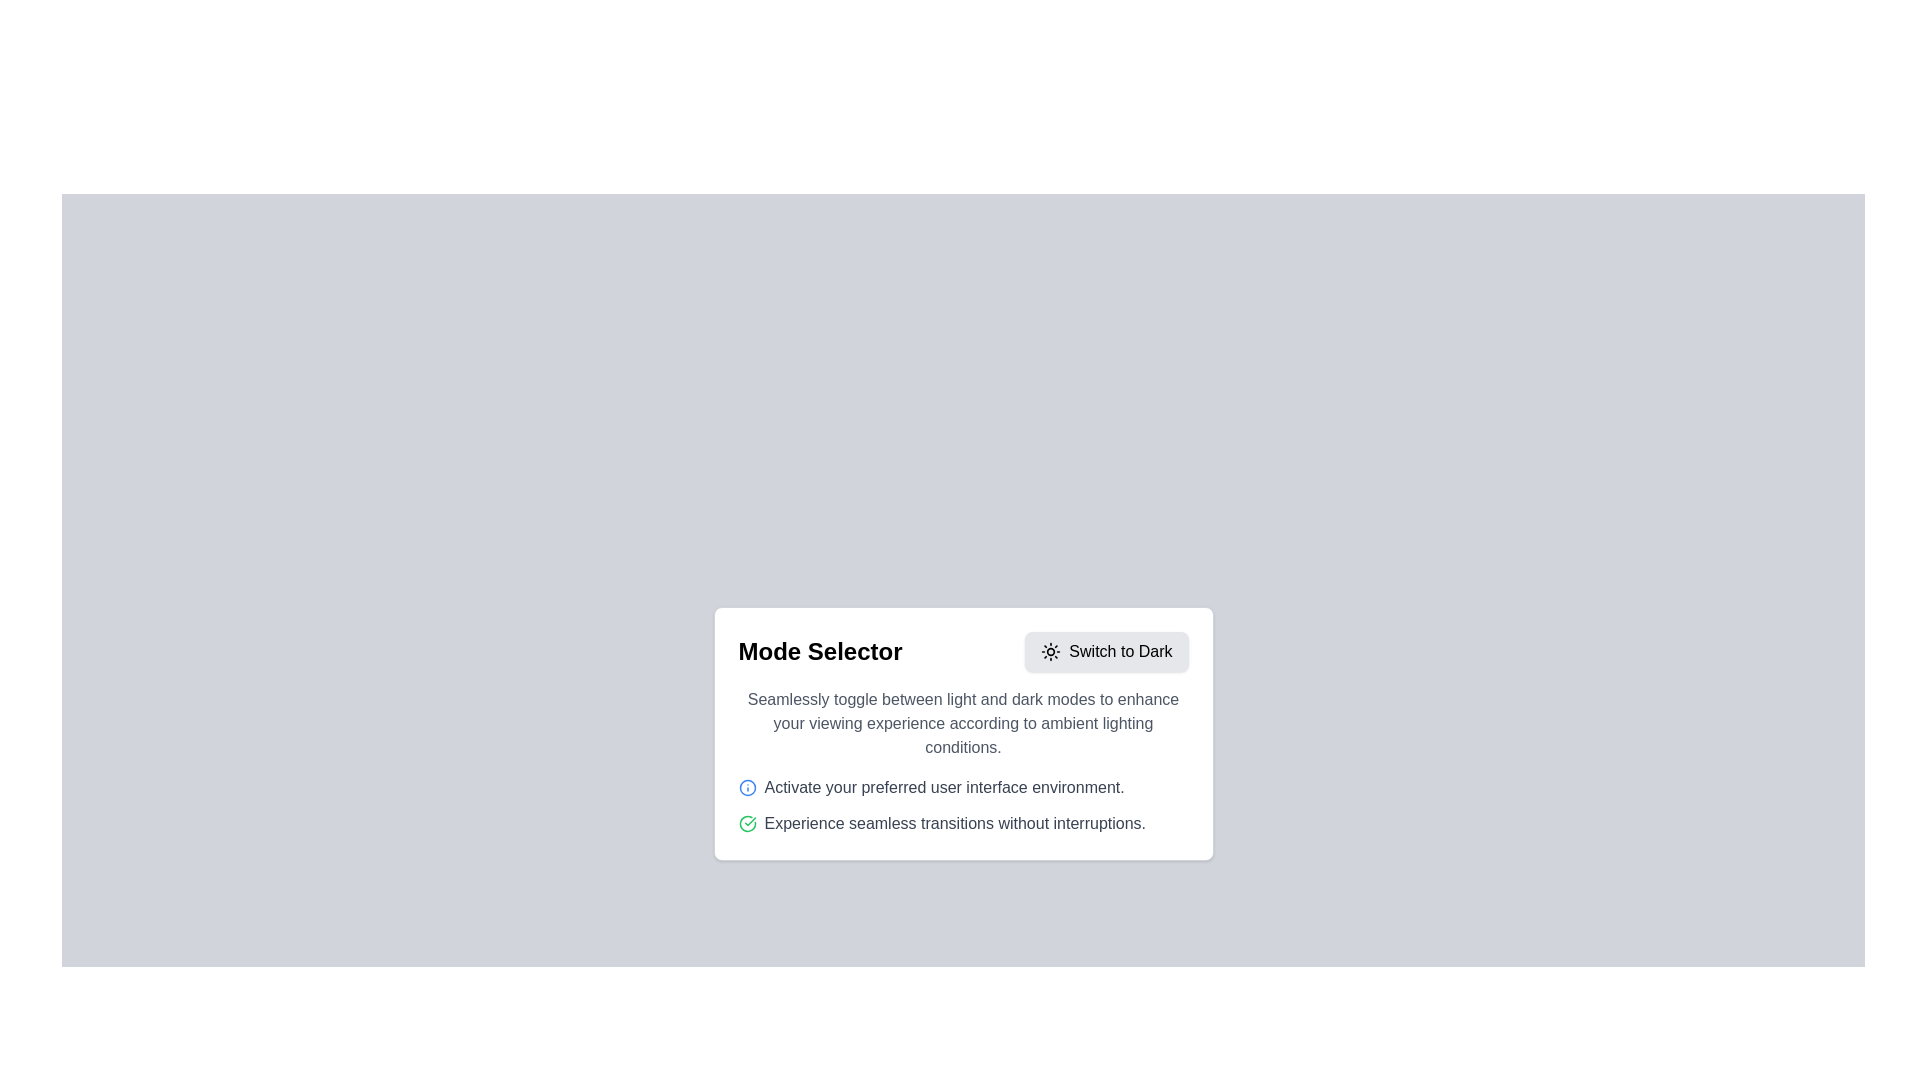  Describe the element at coordinates (746, 824) in the screenshot. I see `the circular icon that serves as a visual indicator, located to the left of the description paragraph in the second list item` at that location.